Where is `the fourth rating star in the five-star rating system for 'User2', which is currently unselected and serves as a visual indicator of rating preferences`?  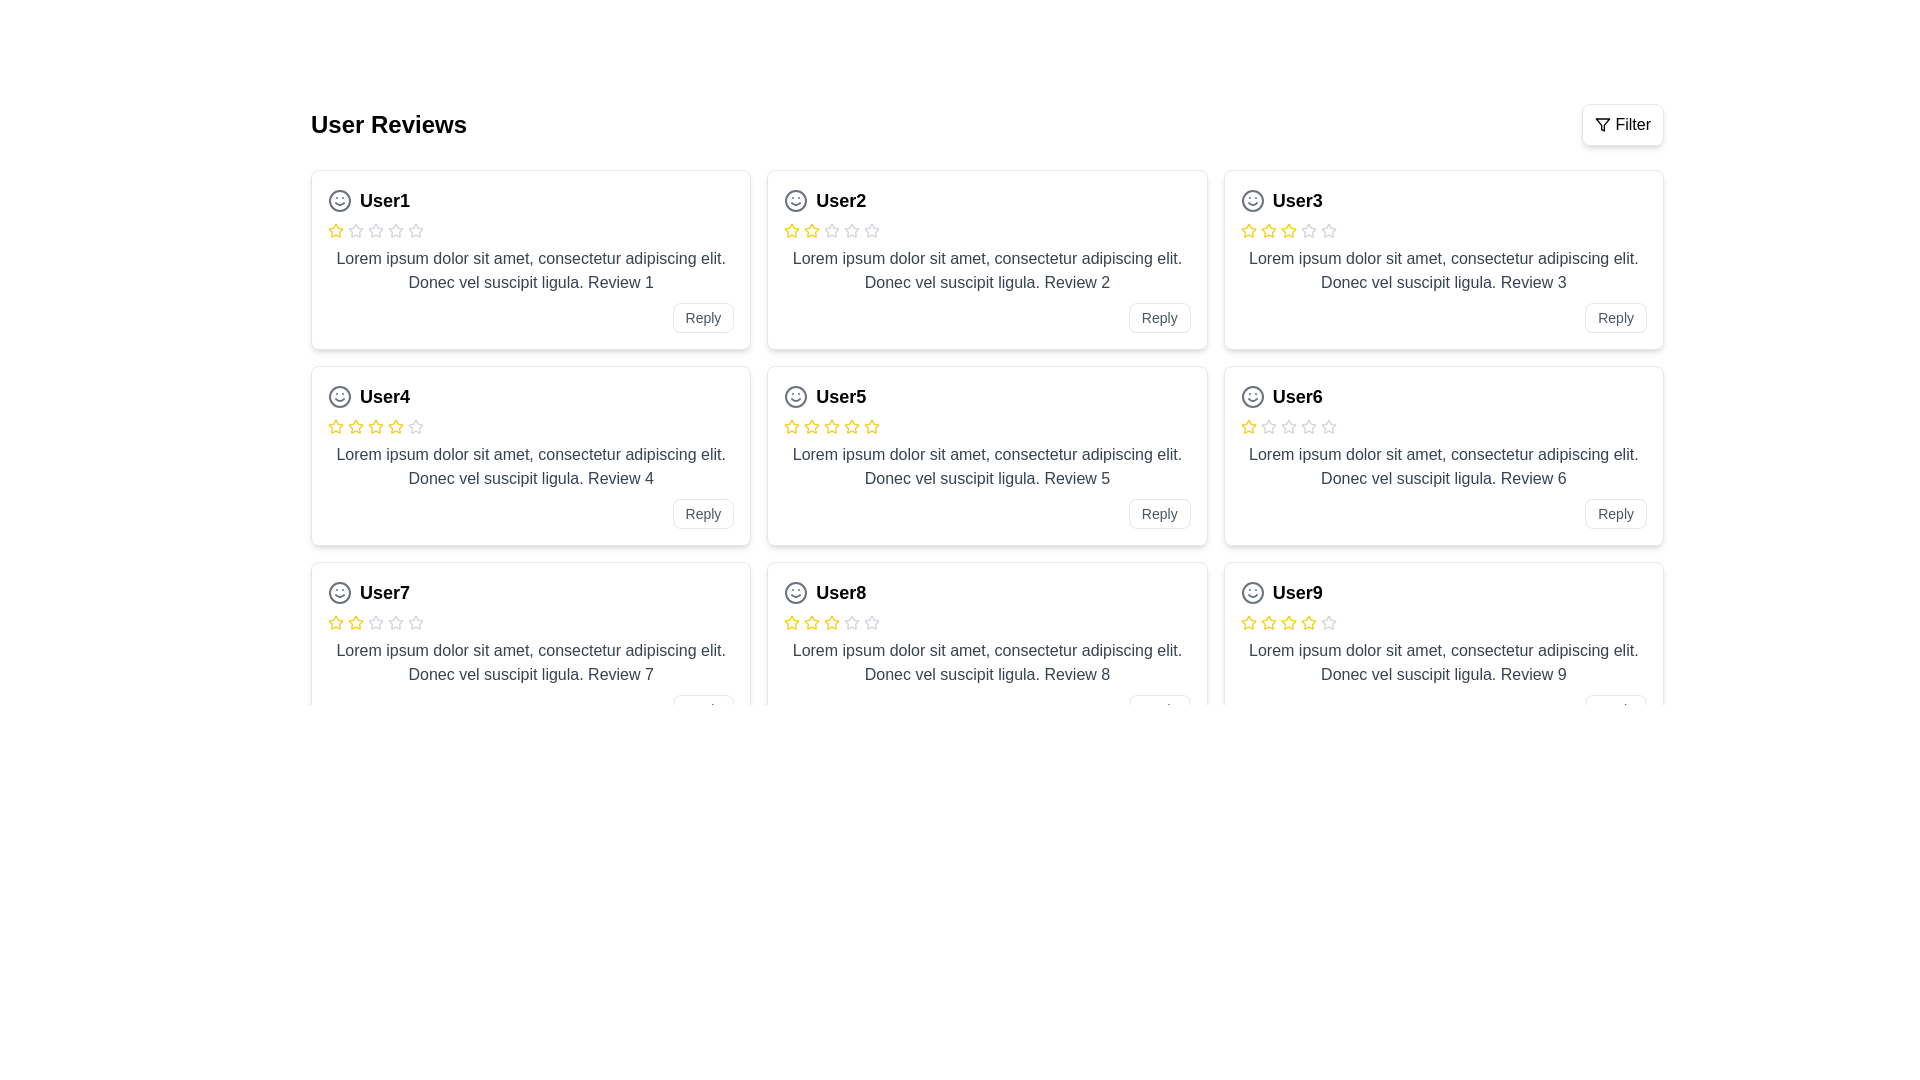
the fourth rating star in the five-star rating system for 'User2', which is currently unselected and serves as a visual indicator of rating preferences is located at coordinates (852, 230).